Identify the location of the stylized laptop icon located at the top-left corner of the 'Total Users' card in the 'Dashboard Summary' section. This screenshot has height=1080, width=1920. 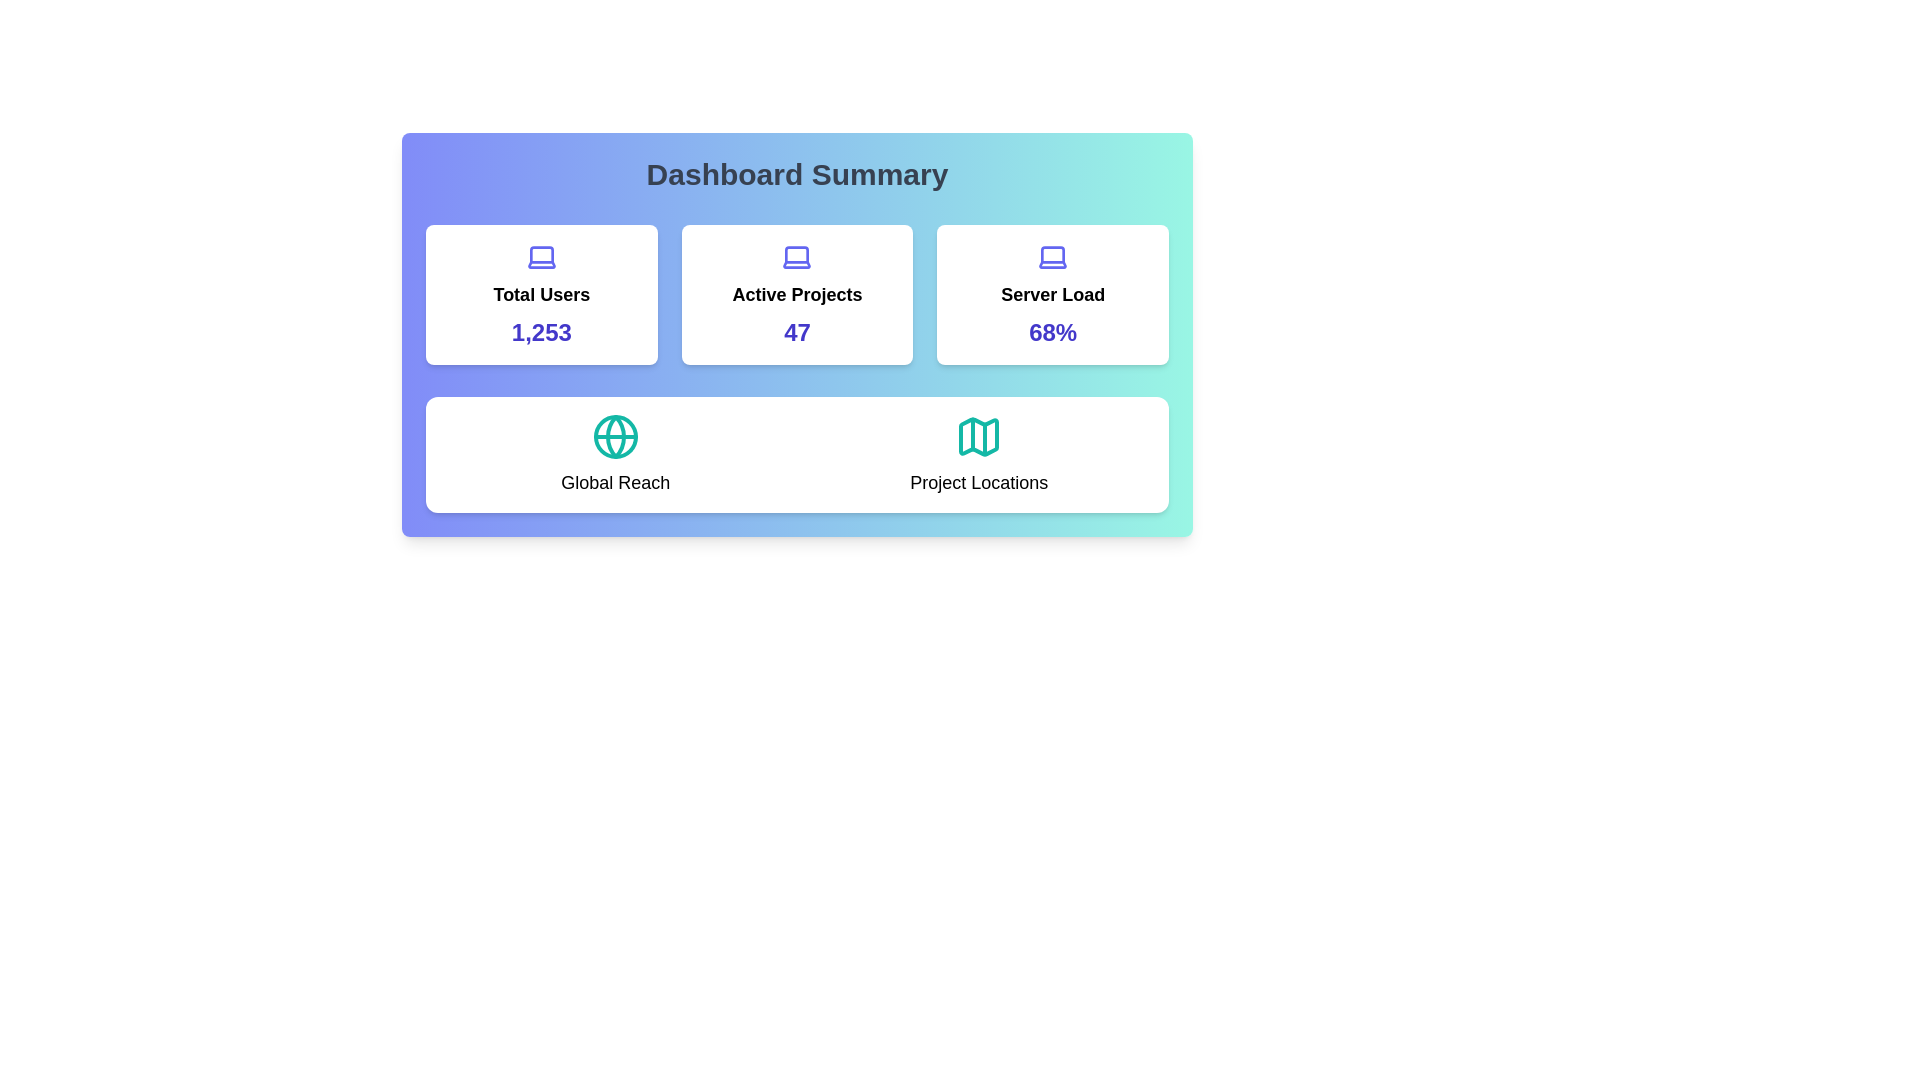
(541, 256).